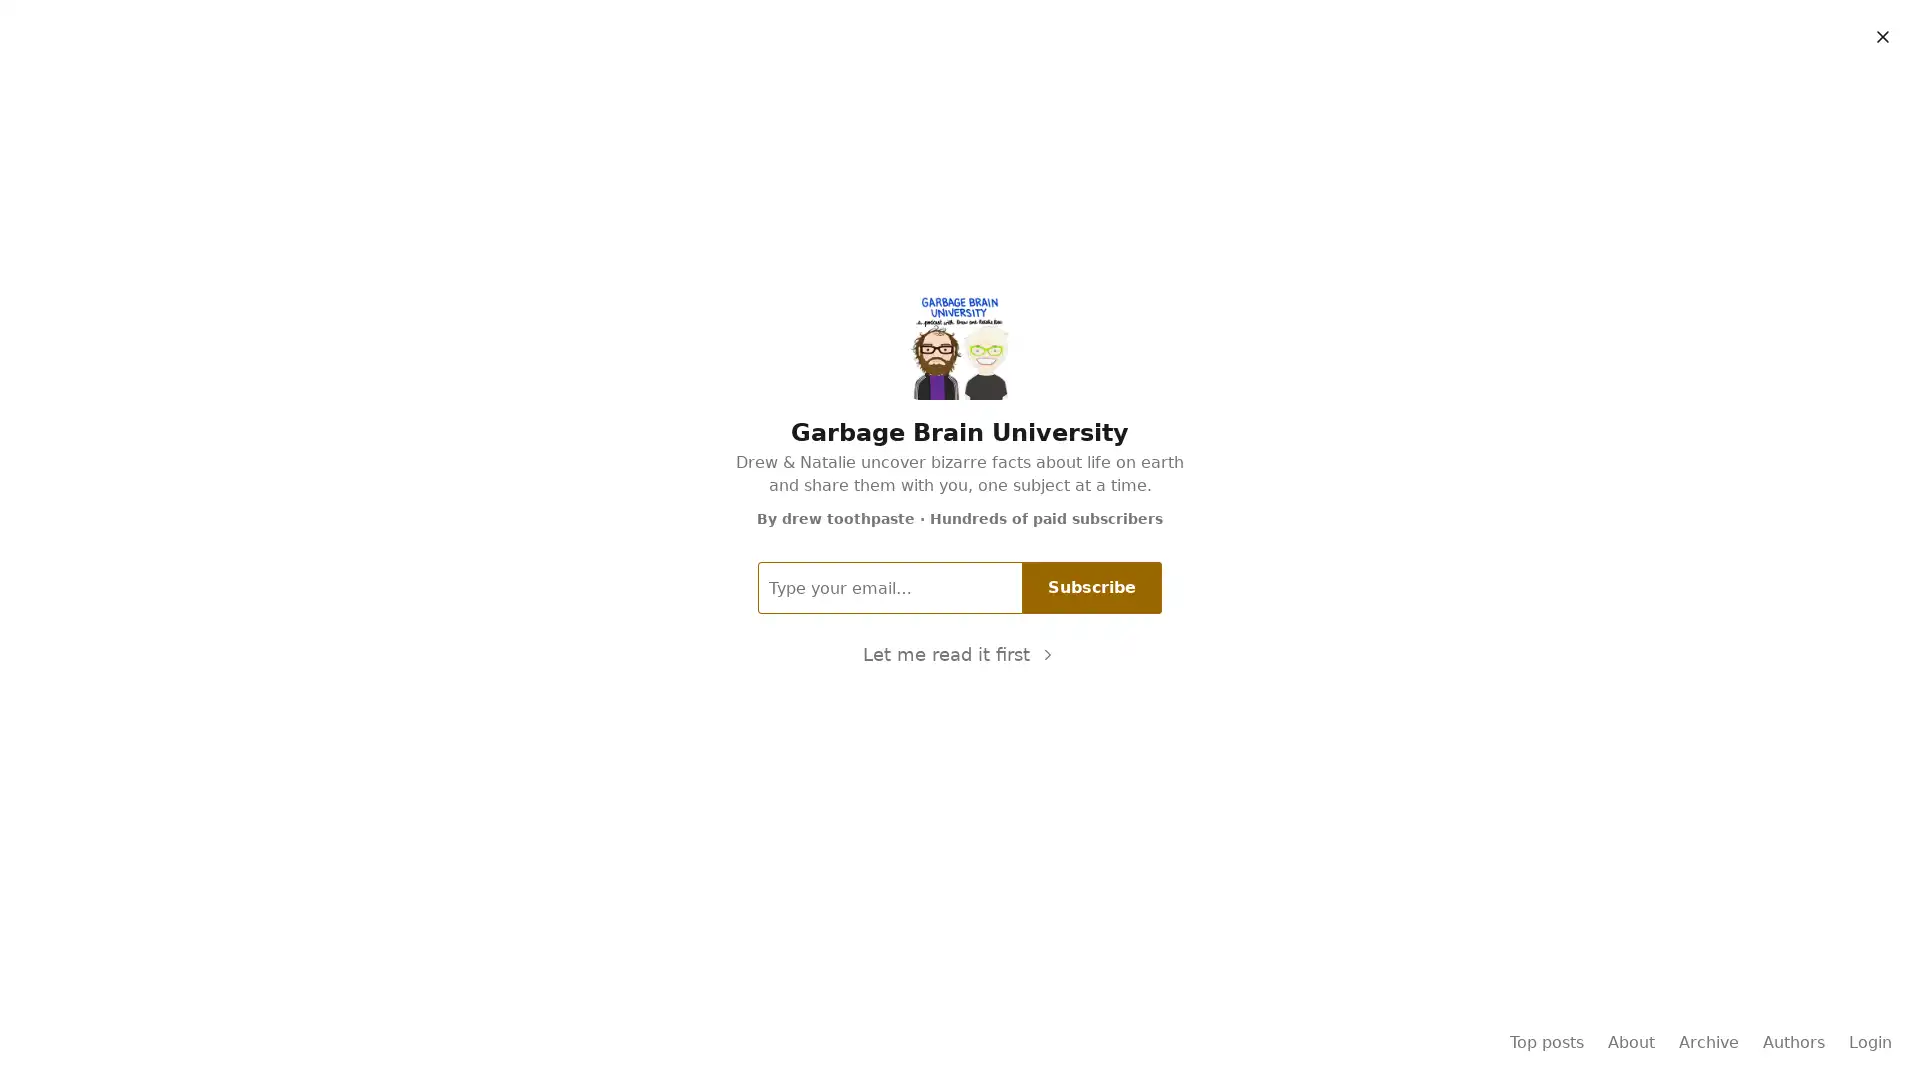 The width and height of the screenshot is (1920, 1080). What do you see at coordinates (1096, 852) in the screenshot?
I see `Subscribe` at bounding box center [1096, 852].